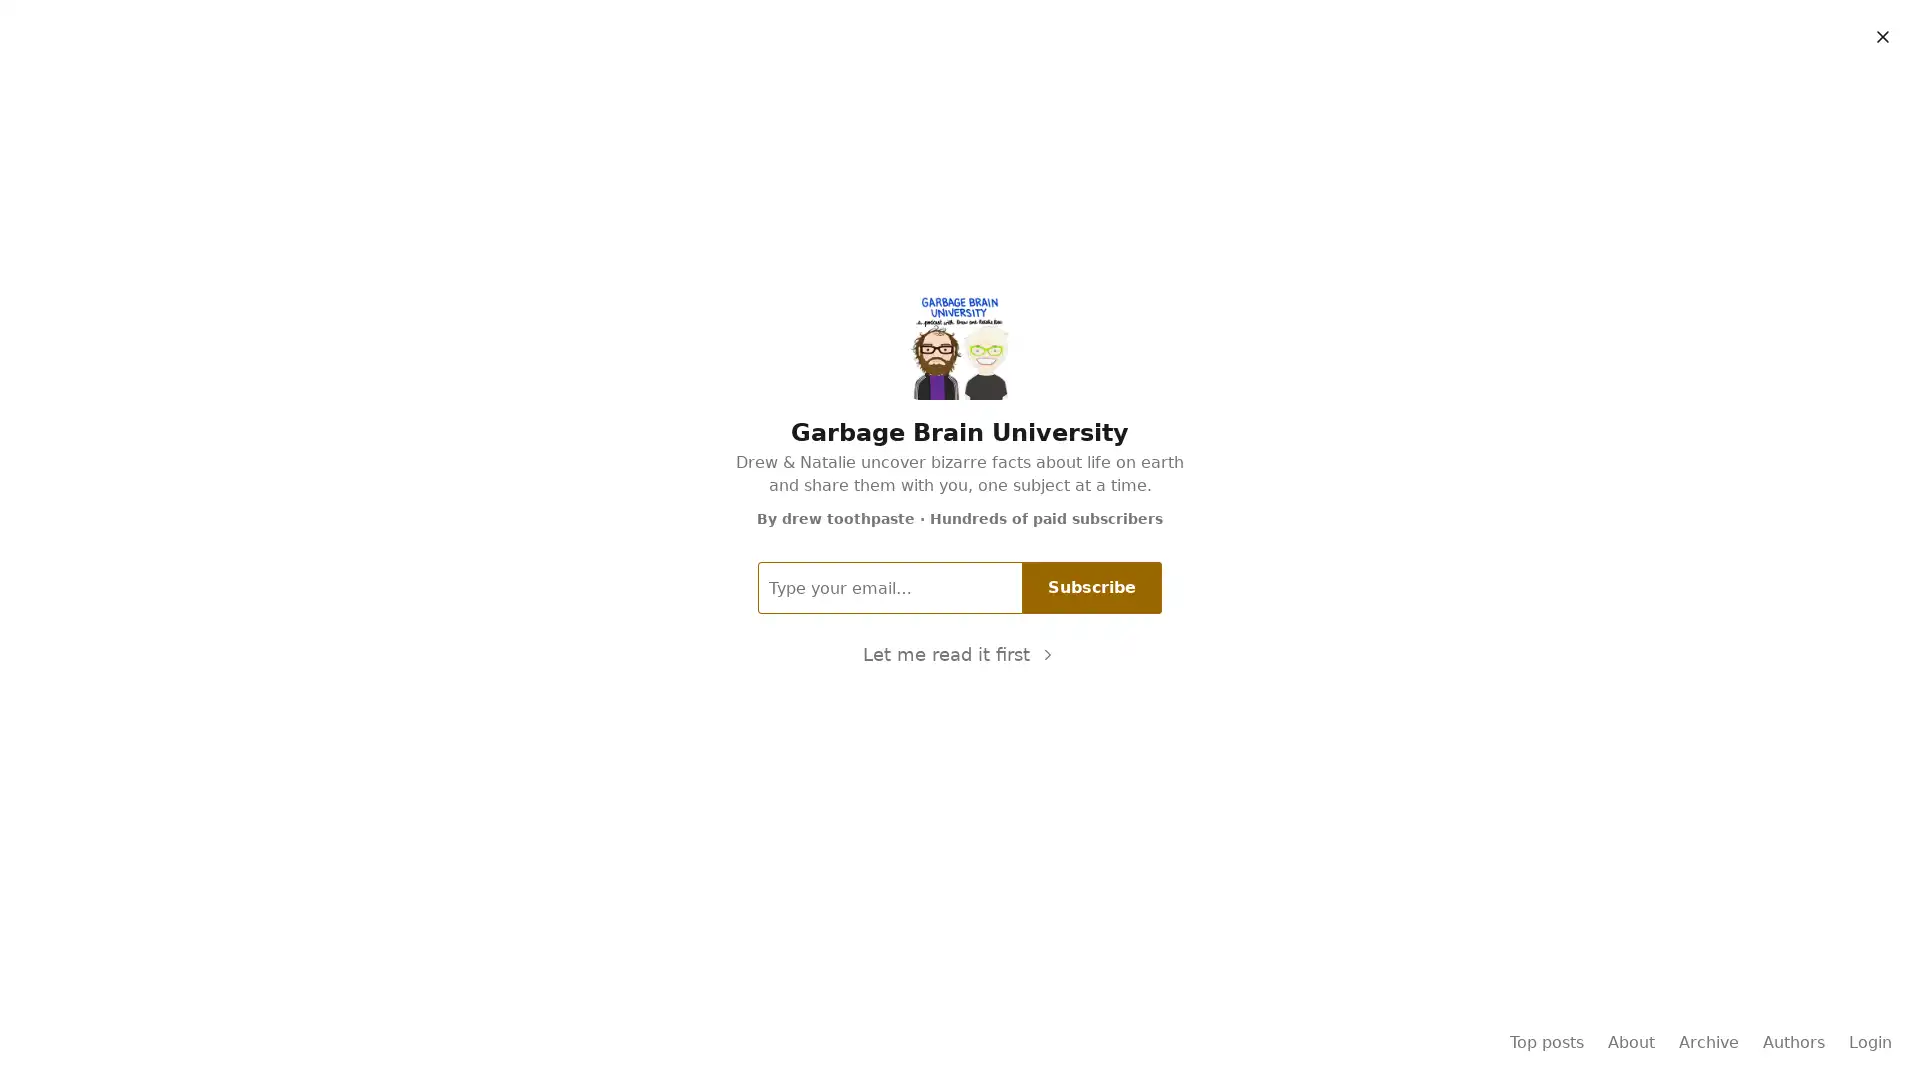 The width and height of the screenshot is (1920, 1080). What do you see at coordinates (1096, 852) in the screenshot?
I see `Subscribe` at bounding box center [1096, 852].